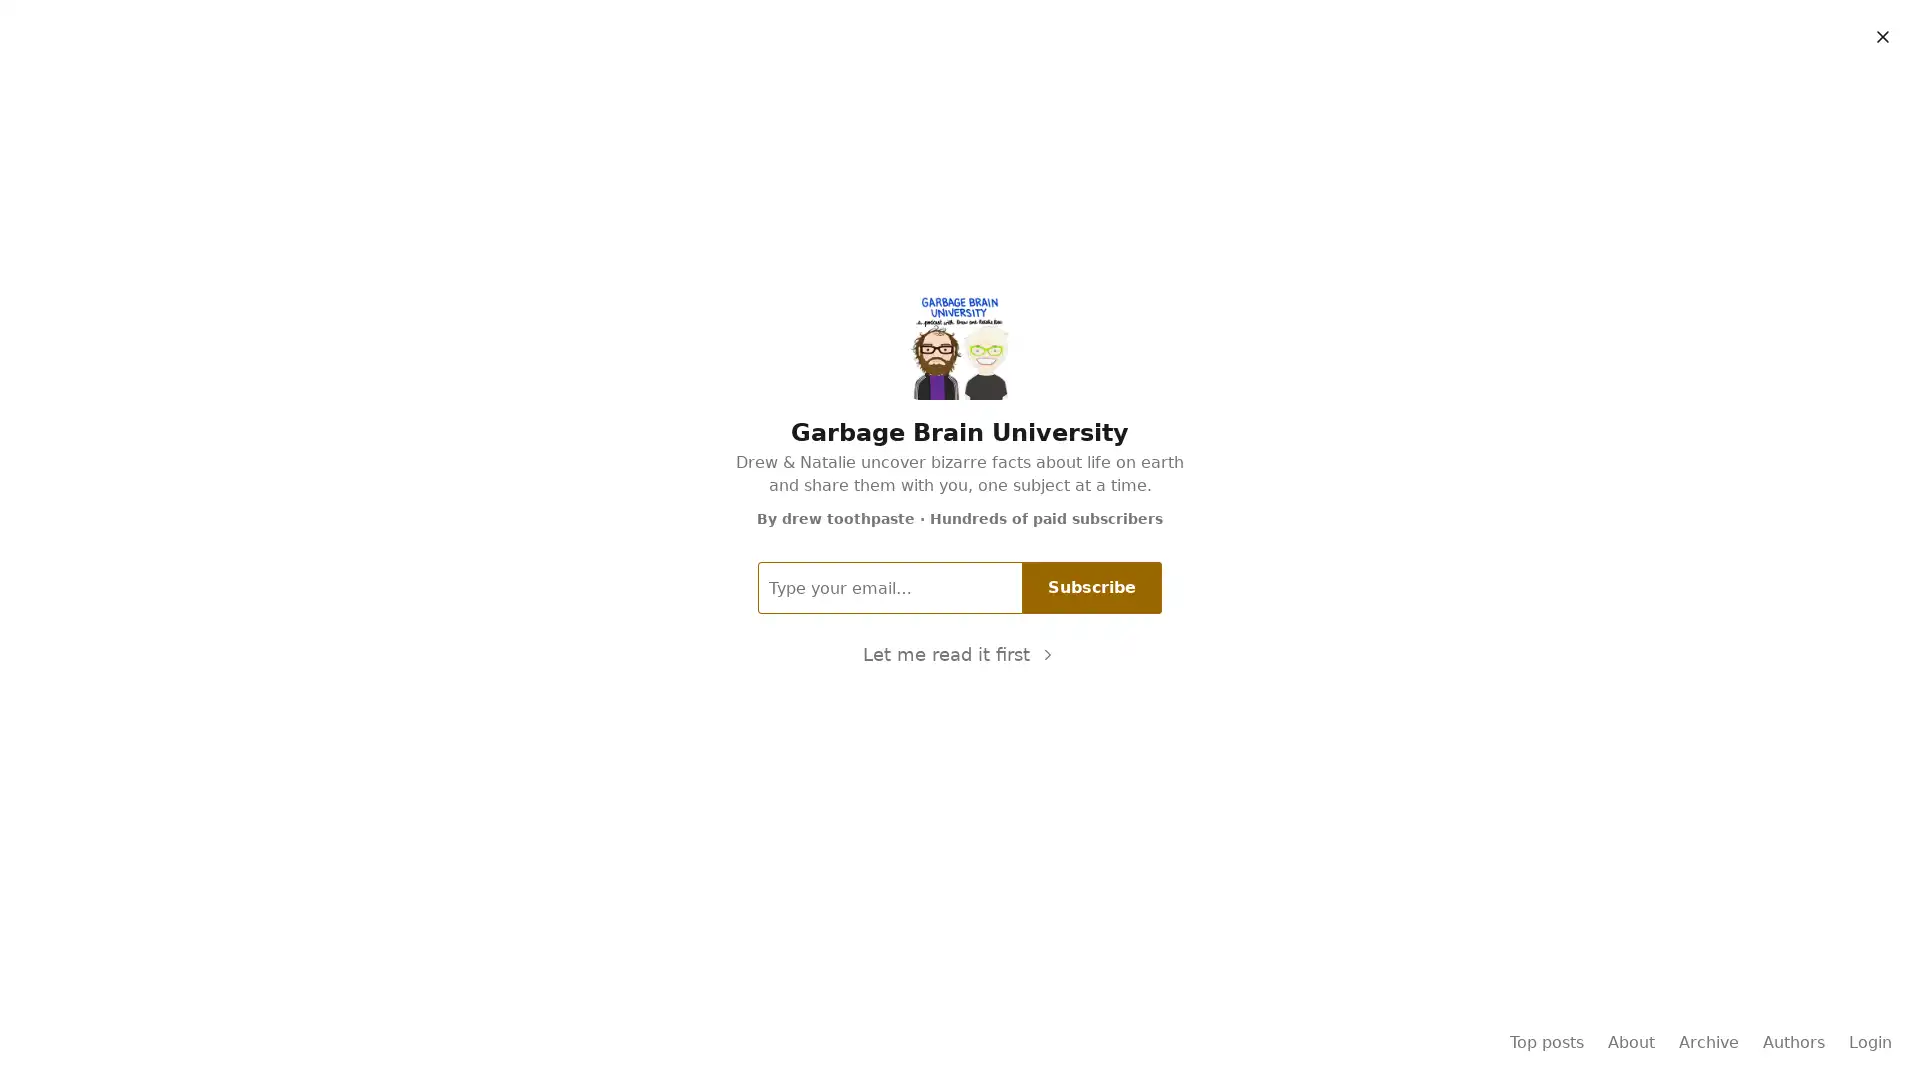 The width and height of the screenshot is (1920, 1080). What do you see at coordinates (1096, 852) in the screenshot?
I see `Subscribe` at bounding box center [1096, 852].